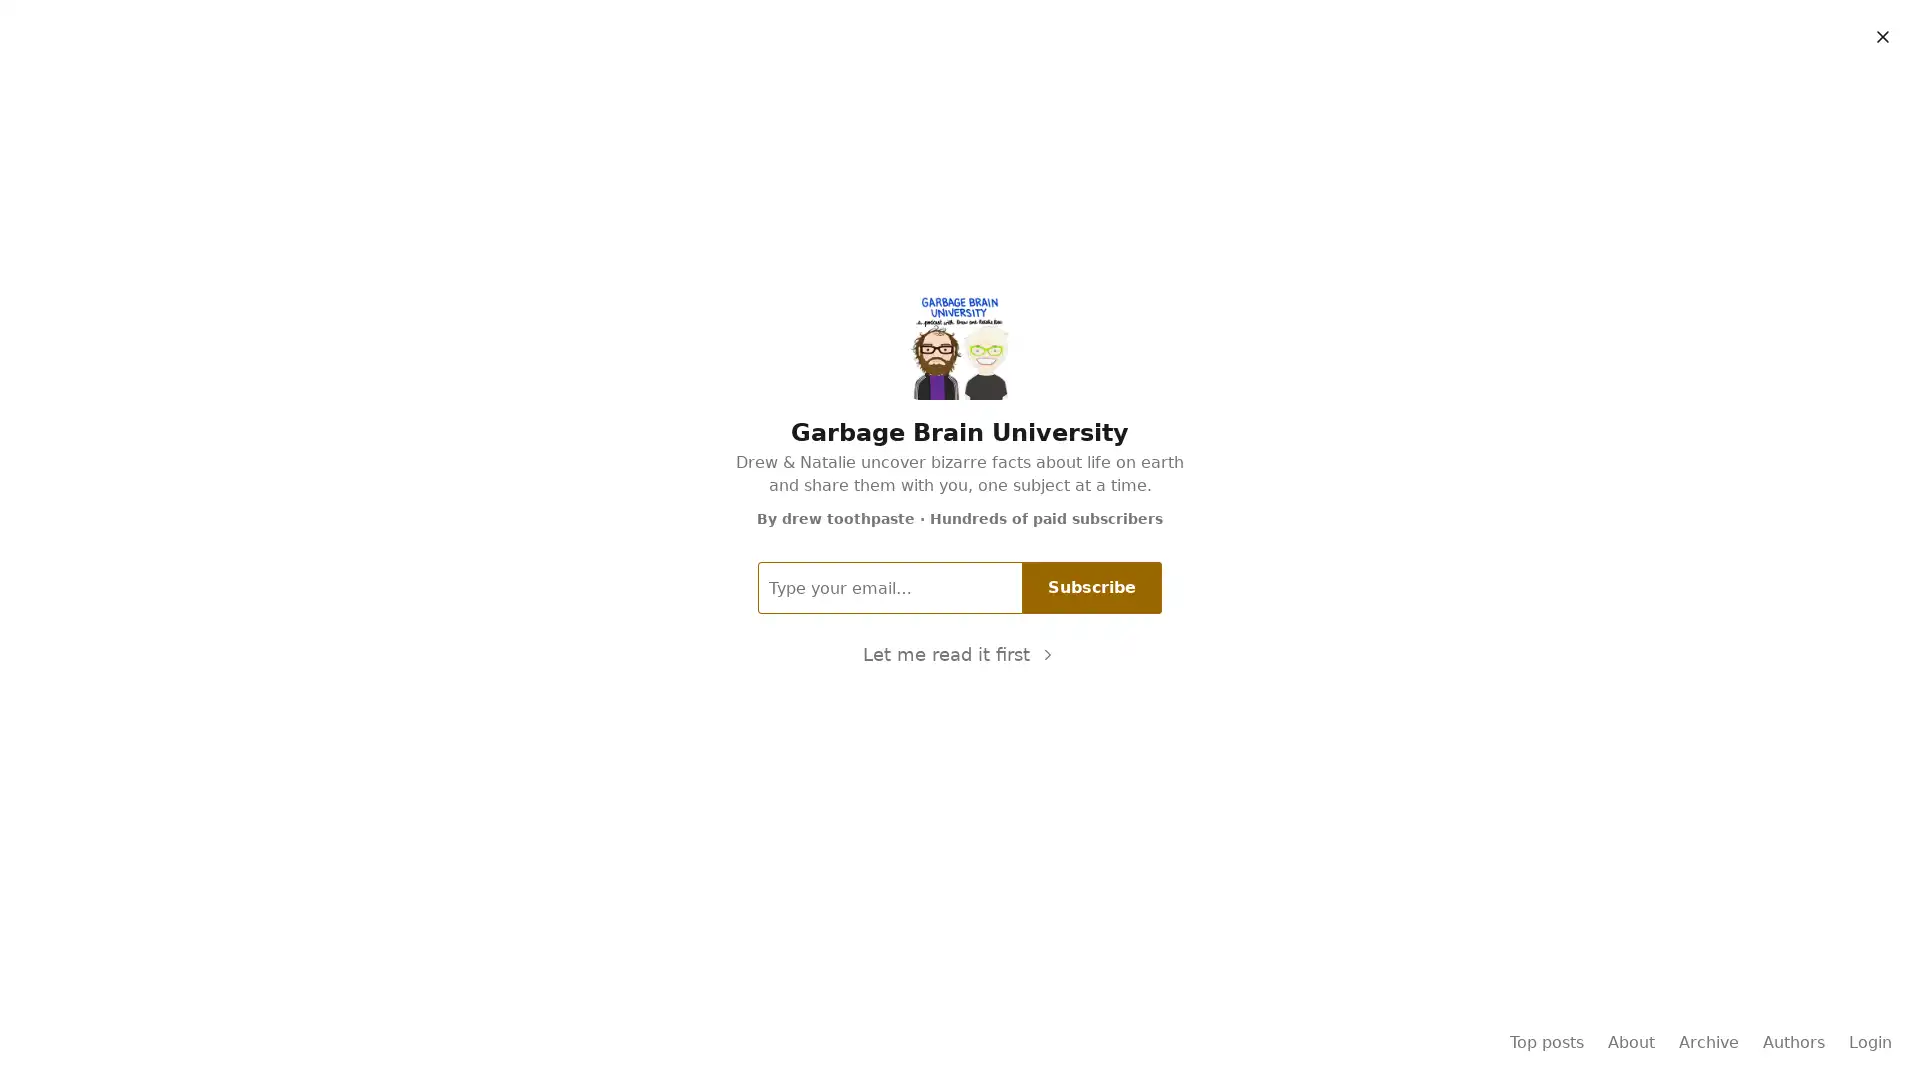 The width and height of the screenshot is (1920, 1080). What do you see at coordinates (1096, 852) in the screenshot?
I see `Subscribe` at bounding box center [1096, 852].